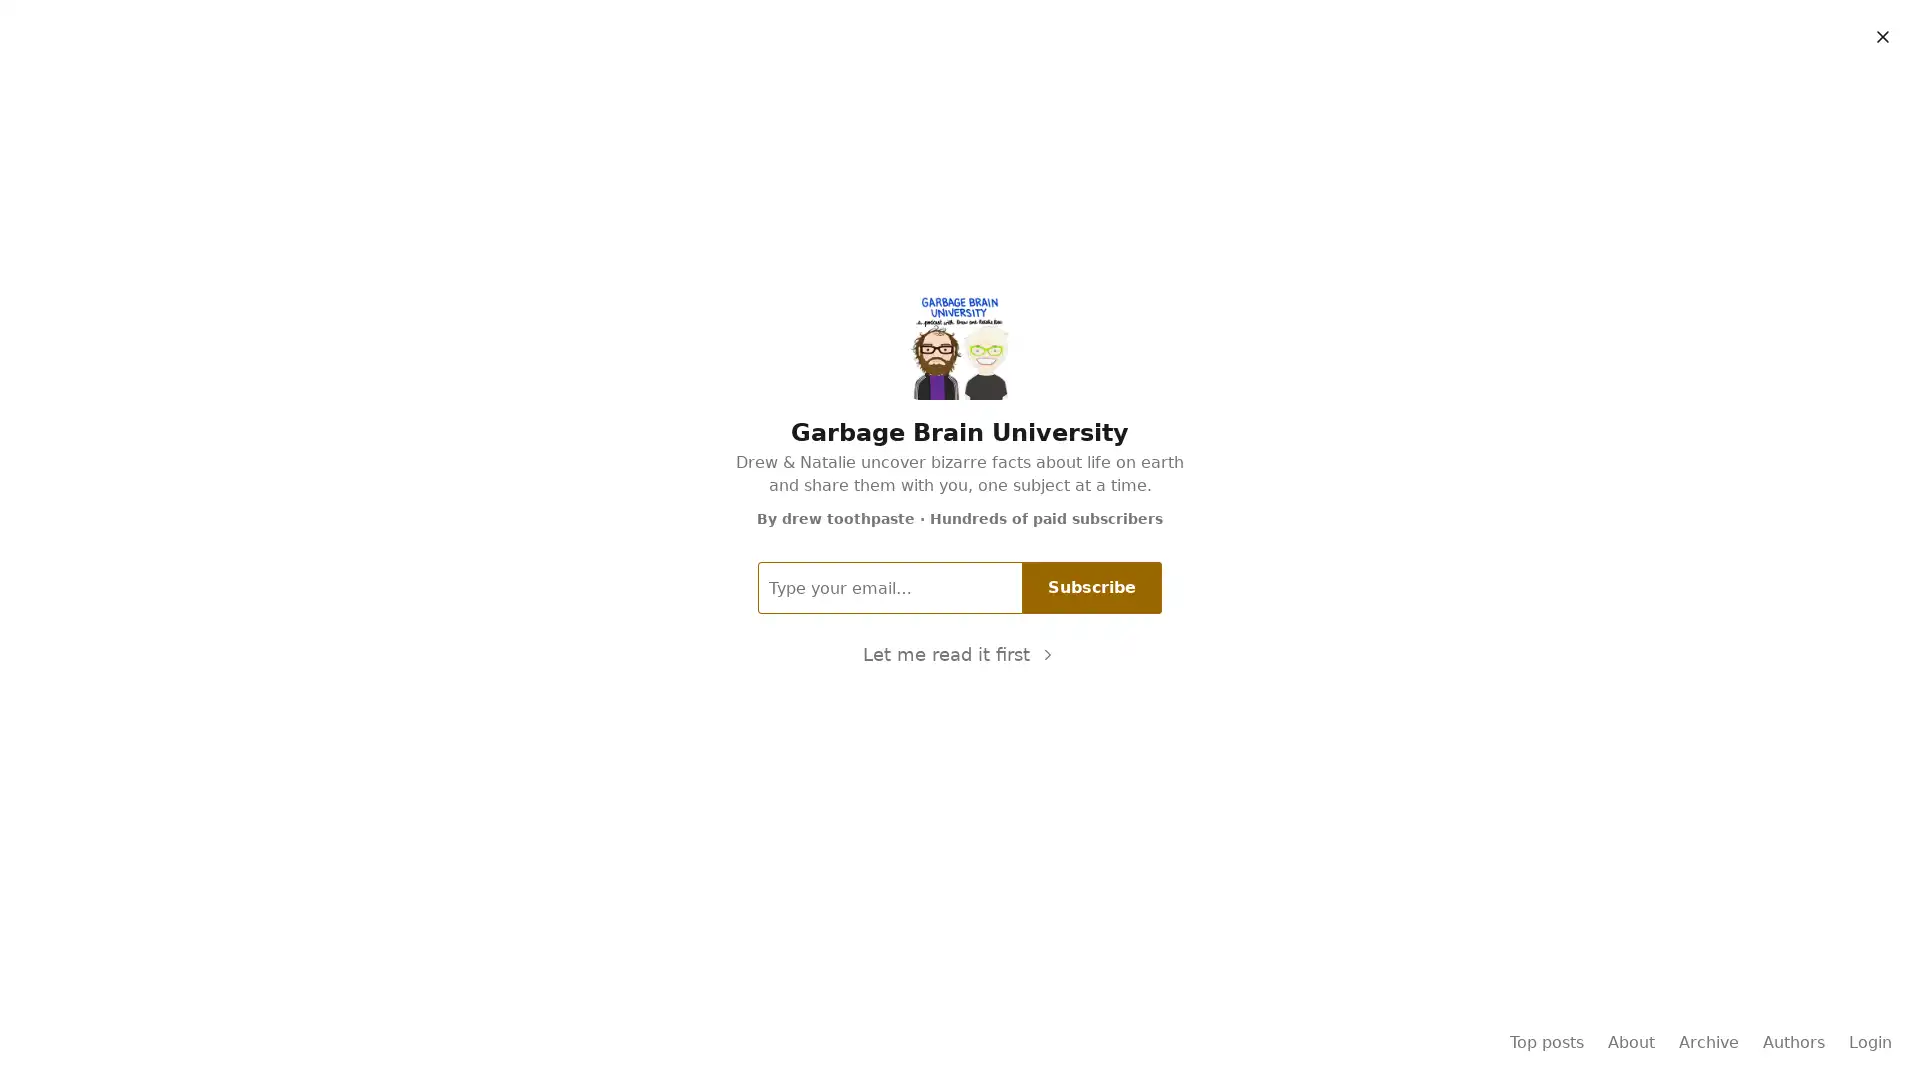 The width and height of the screenshot is (1920, 1080). What do you see at coordinates (1096, 852) in the screenshot?
I see `Subscribe` at bounding box center [1096, 852].